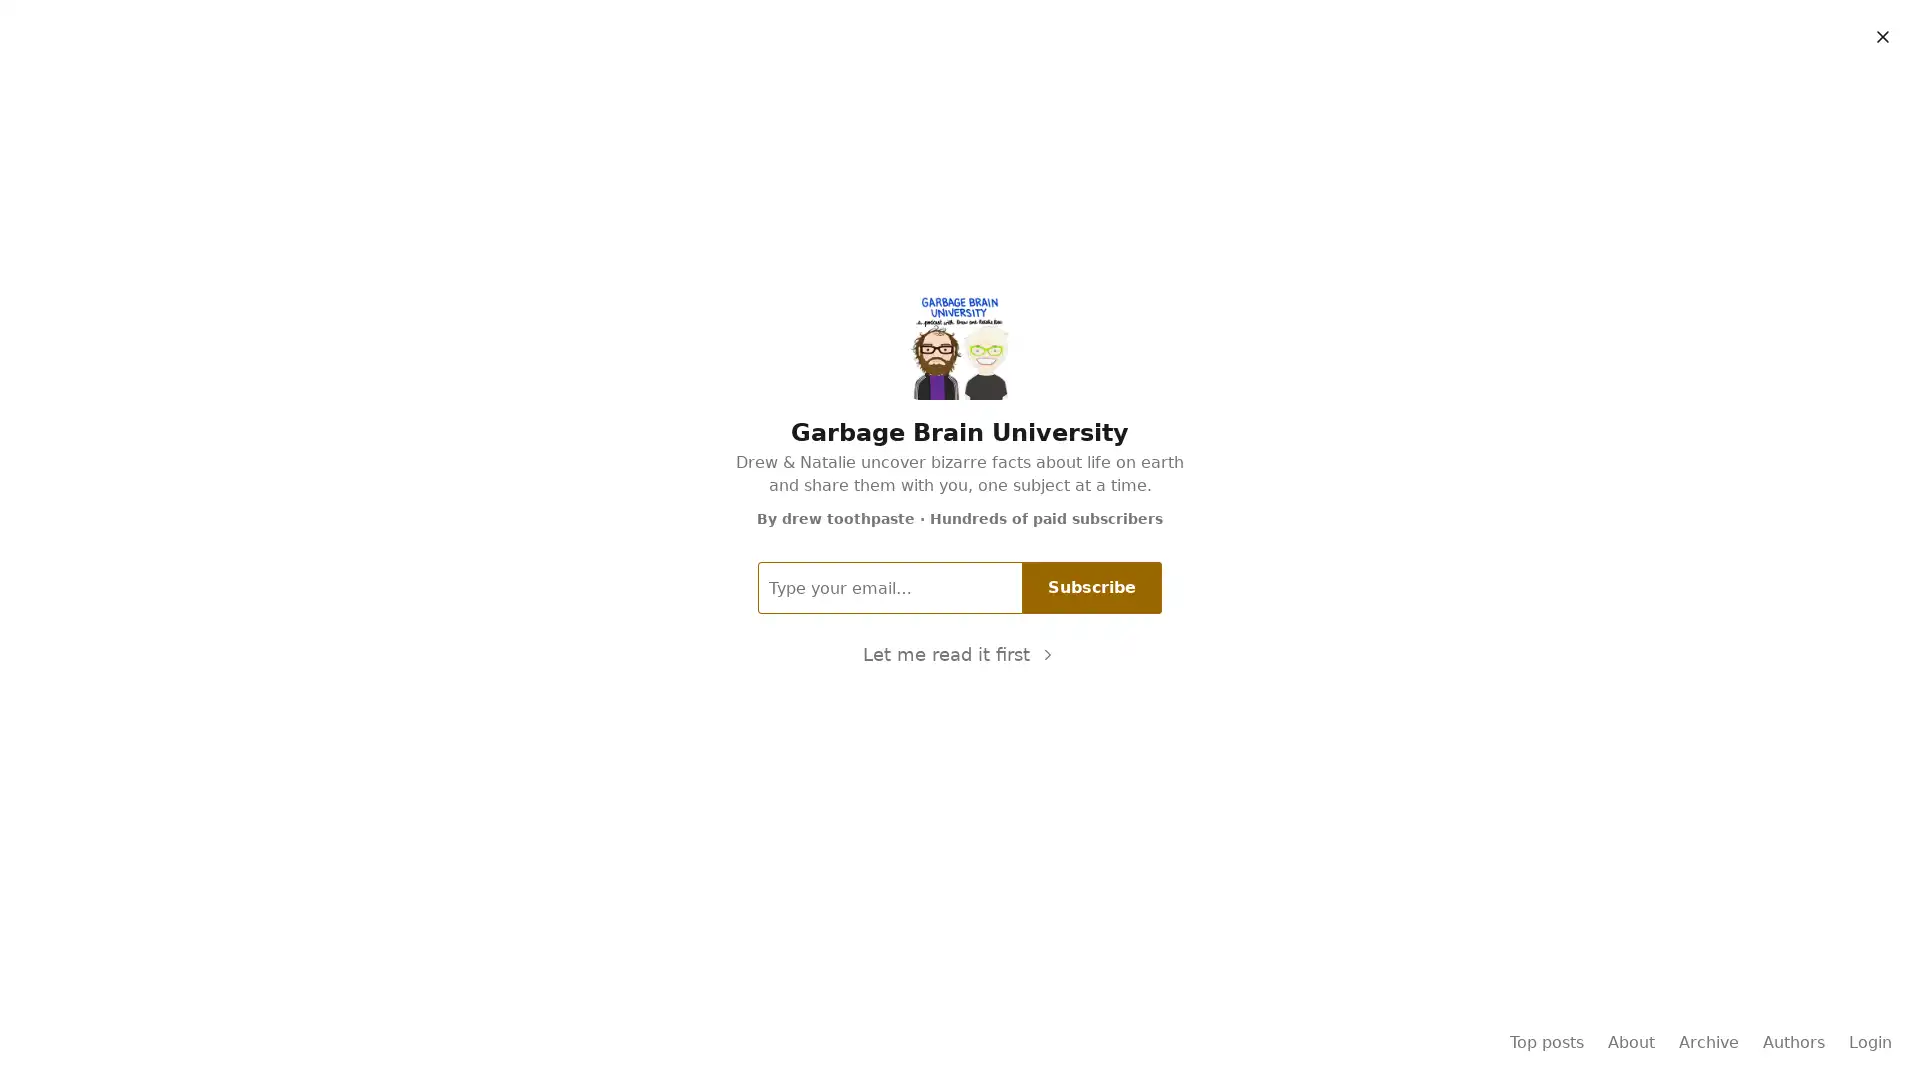 The width and height of the screenshot is (1920, 1080). What do you see at coordinates (1096, 852) in the screenshot?
I see `Subscribe` at bounding box center [1096, 852].